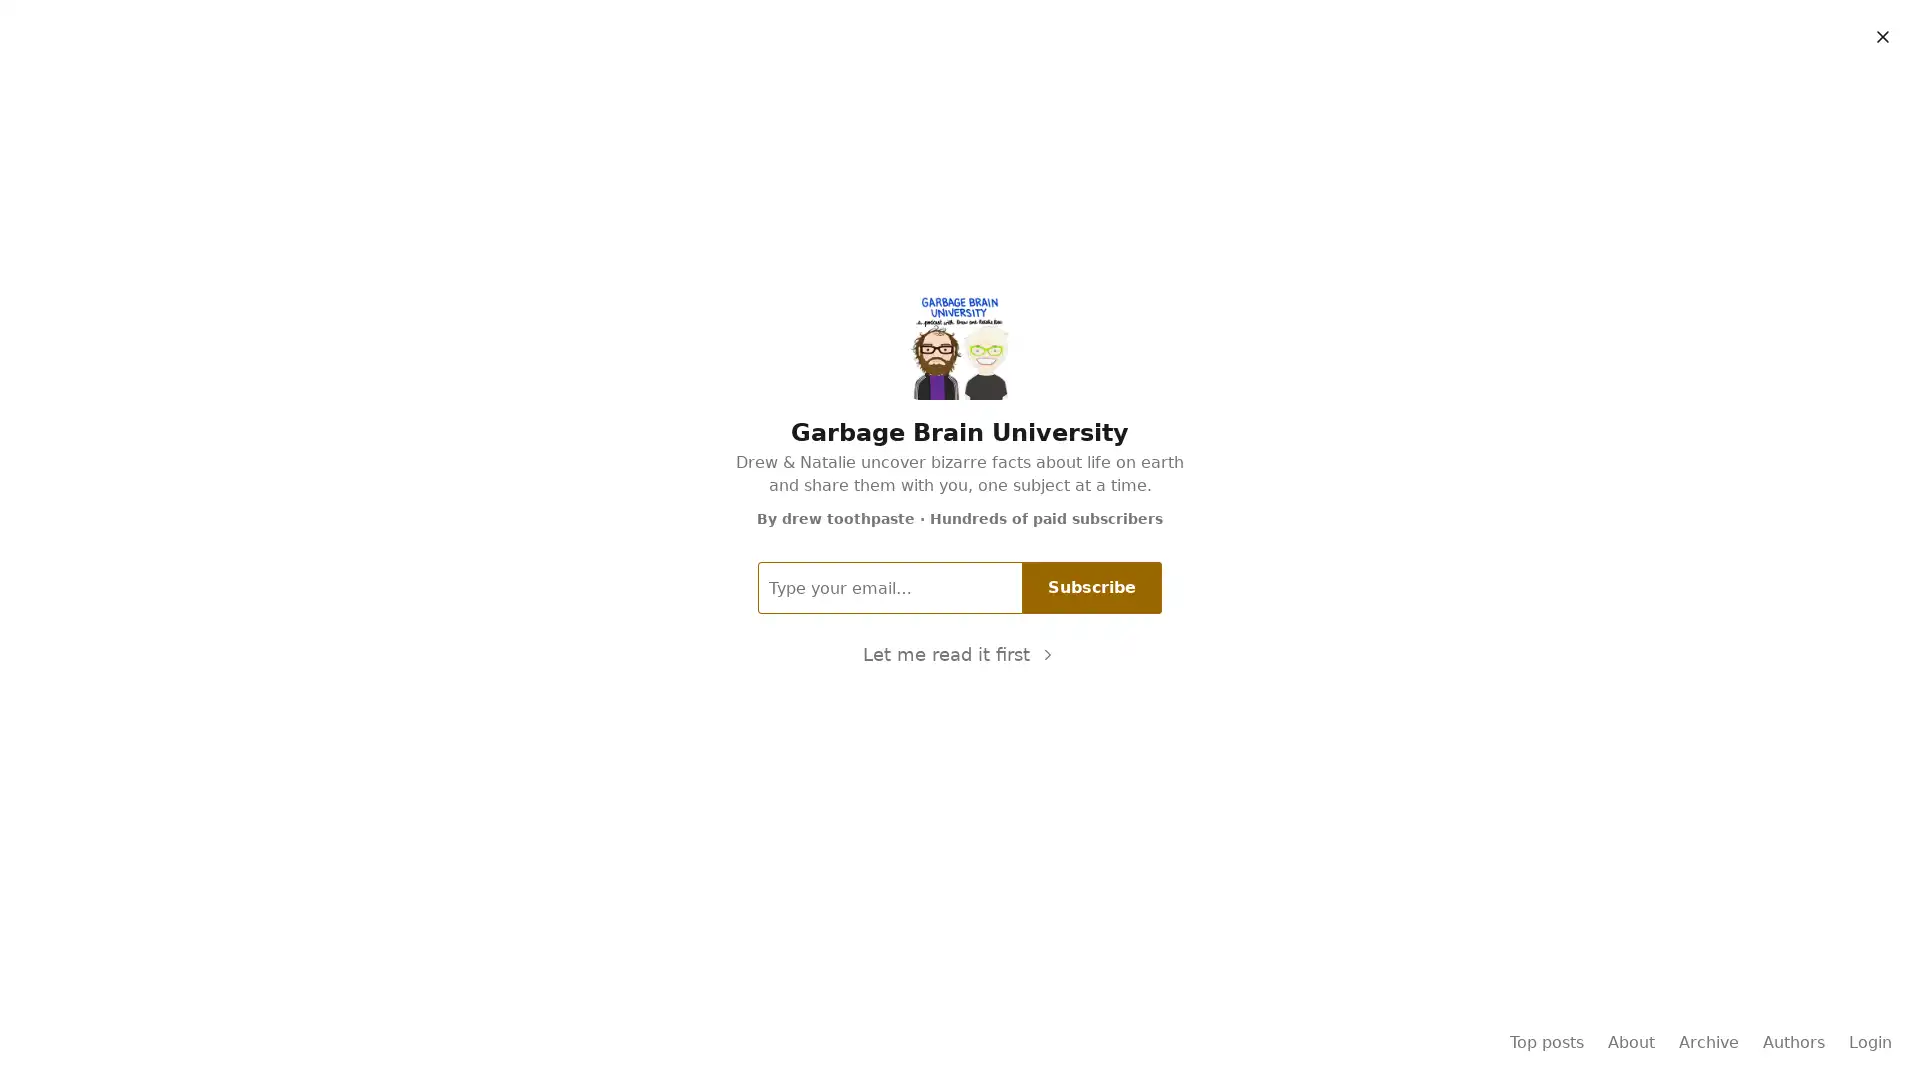 The width and height of the screenshot is (1920, 1080). What do you see at coordinates (1096, 852) in the screenshot?
I see `Subscribe` at bounding box center [1096, 852].